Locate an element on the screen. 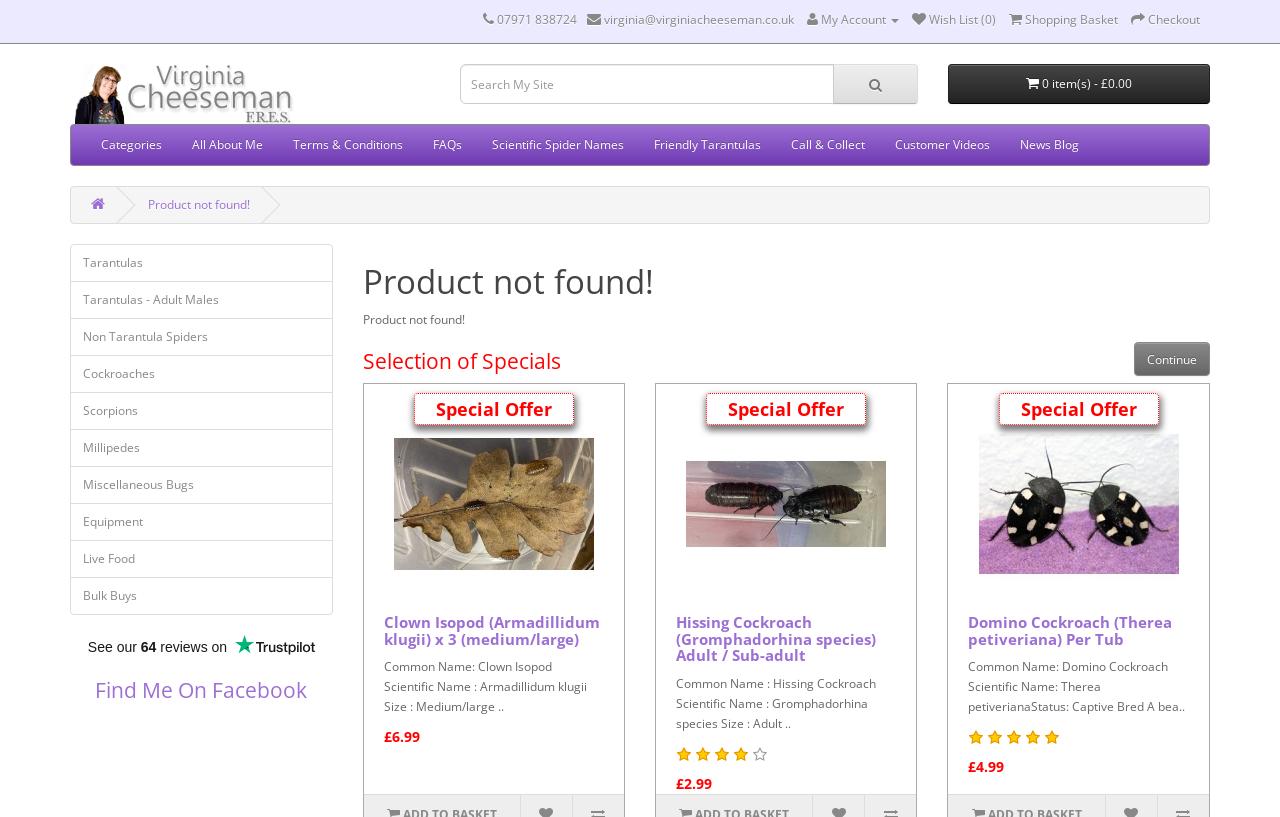 This screenshot has width=1280, height=817. 'Live Food' is located at coordinates (108, 557).